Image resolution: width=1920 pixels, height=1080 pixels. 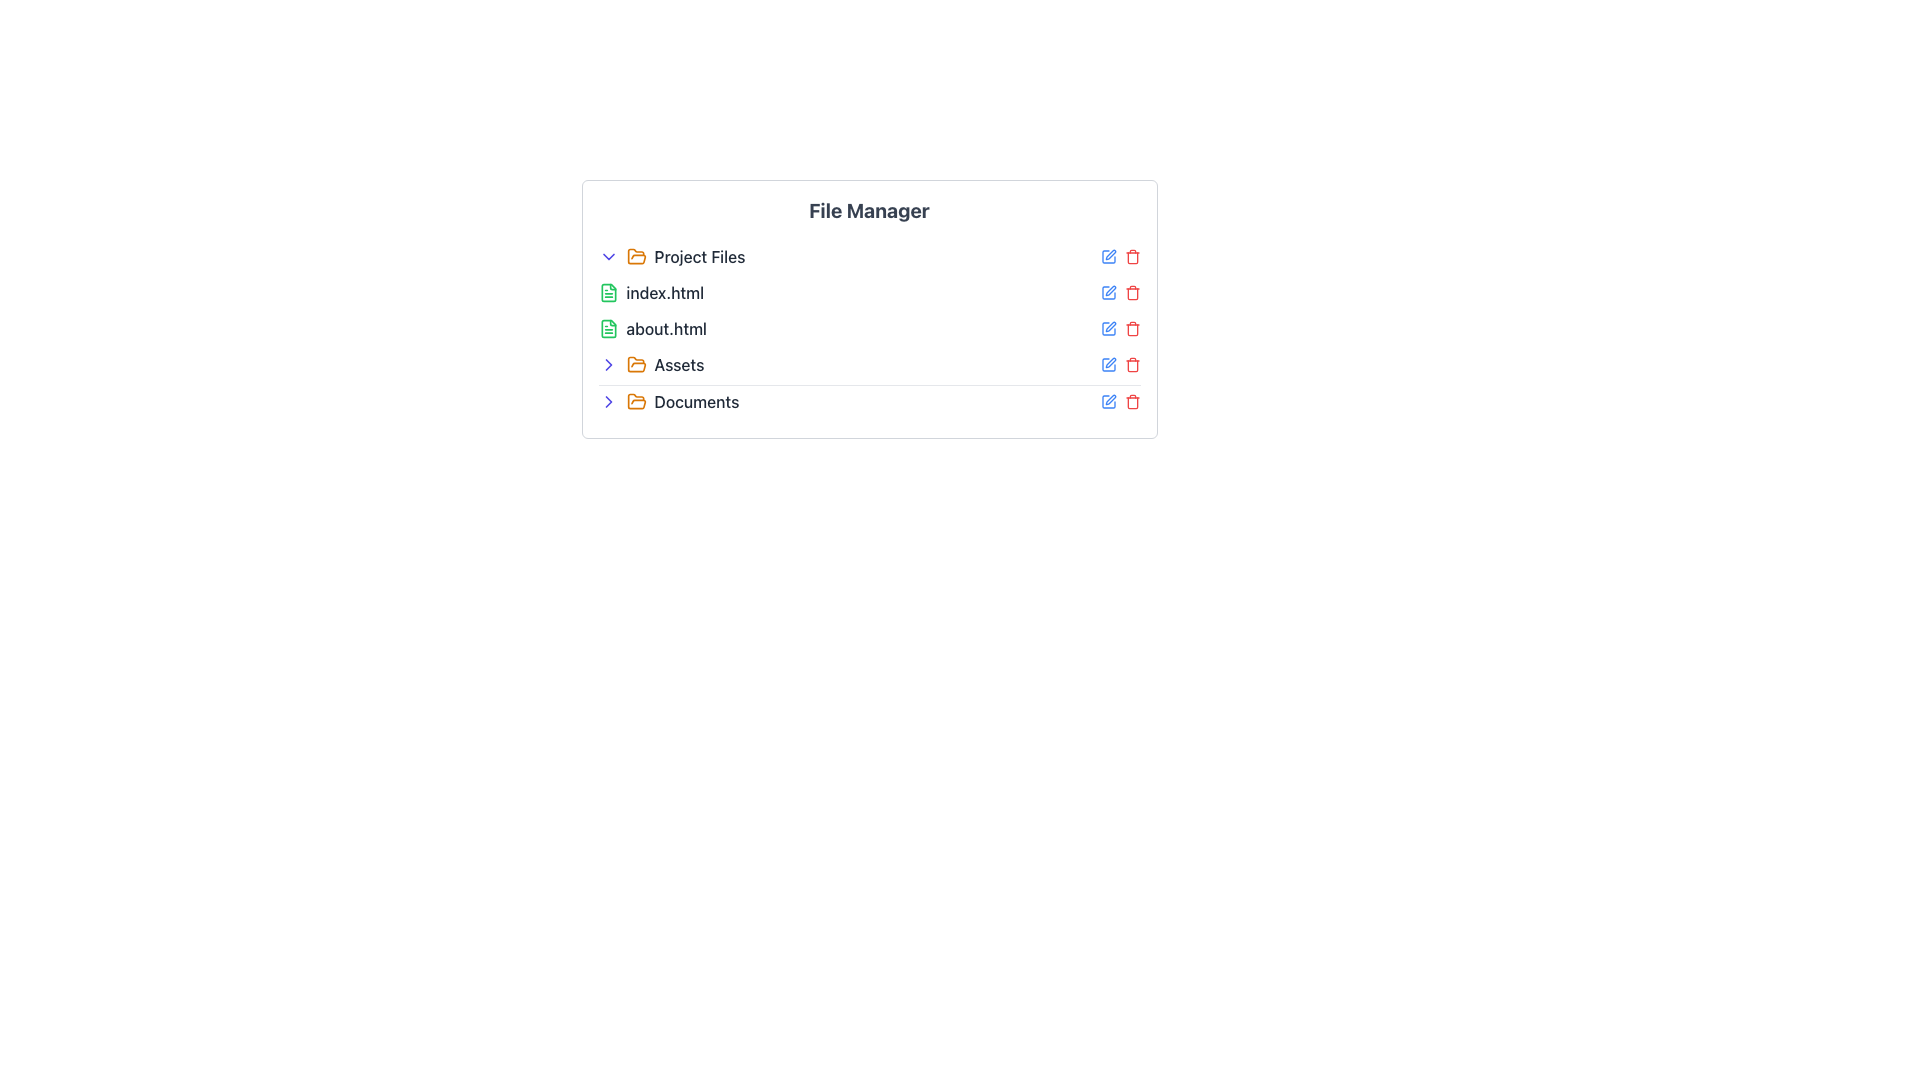 What do you see at coordinates (607, 365) in the screenshot?
I see `the rightward-pointing chevron icon located to the right of the 'Documents' folder in the file manager interface, which indicates expandable content` at bounding box center [607, 365].